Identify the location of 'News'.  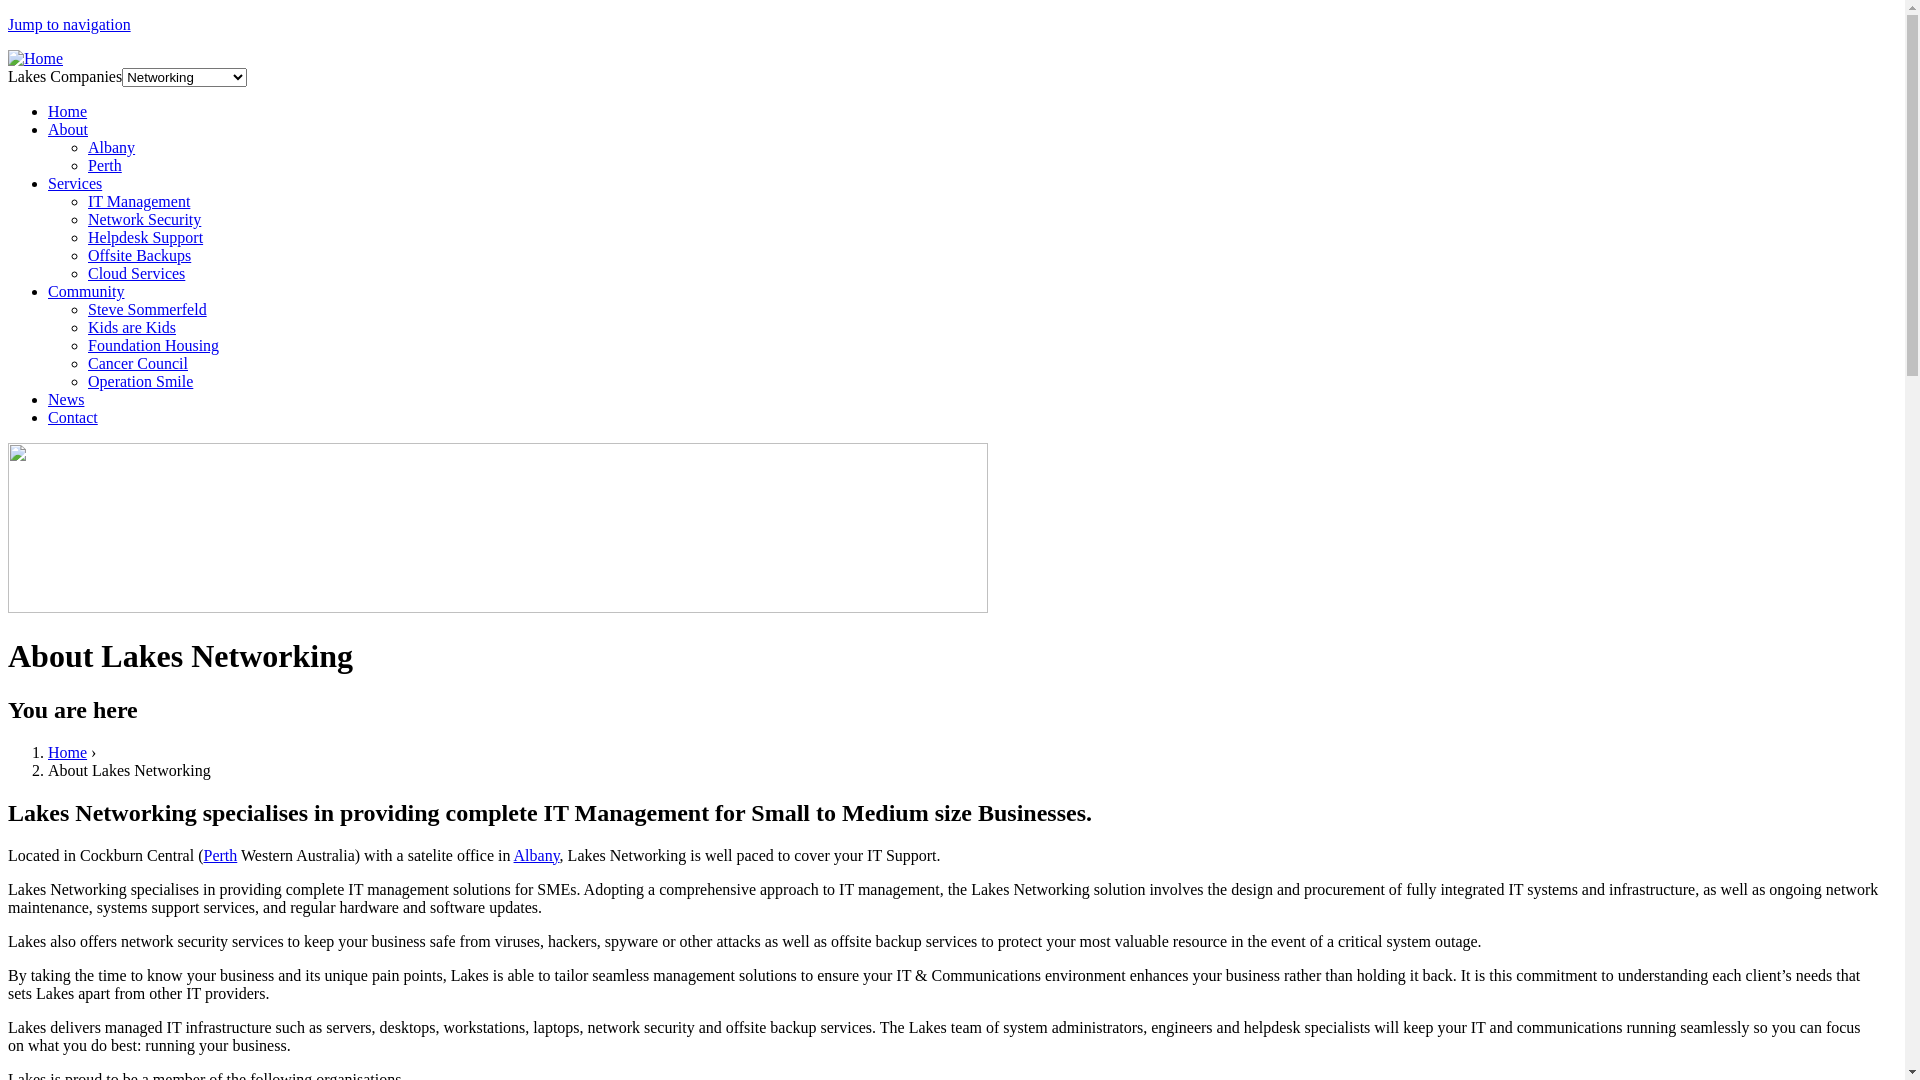
(66, 399).